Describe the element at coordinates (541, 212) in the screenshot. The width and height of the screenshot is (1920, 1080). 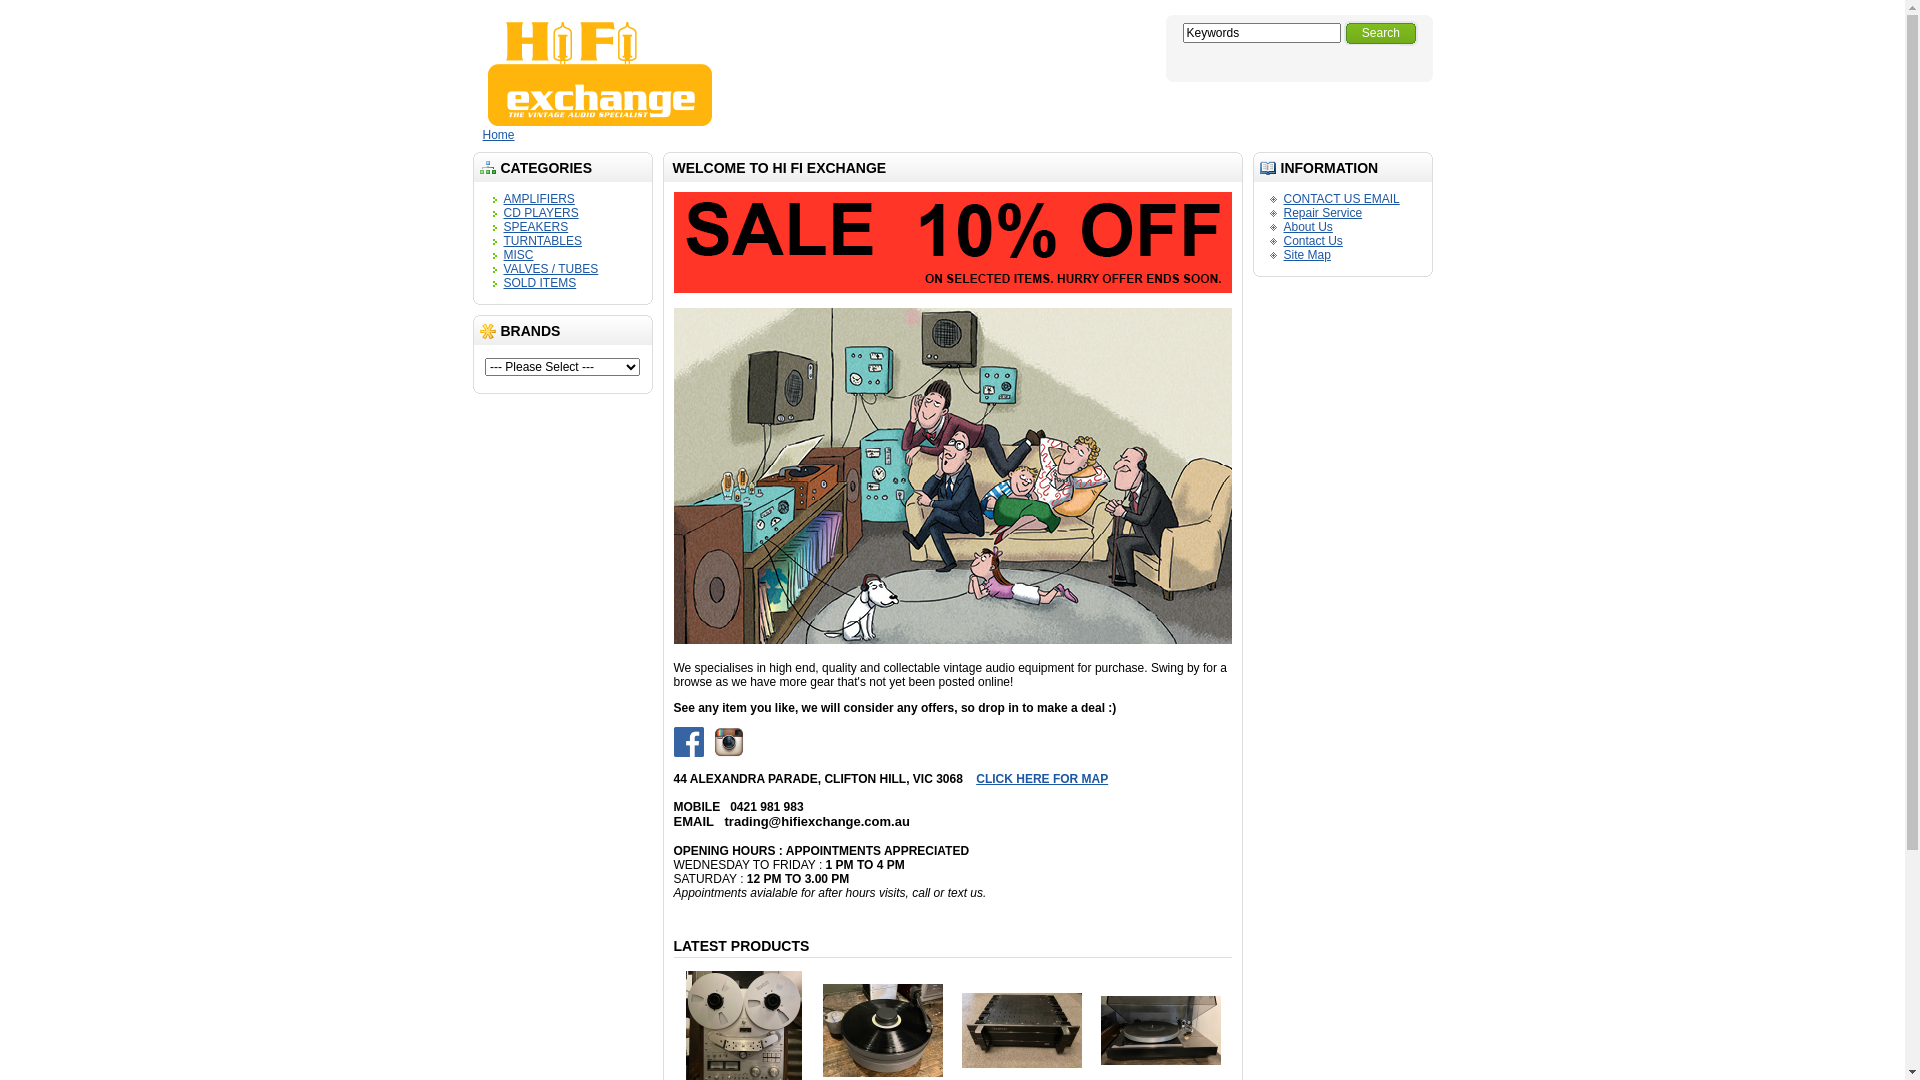
I see `'CD PLAYERS'` at that location.